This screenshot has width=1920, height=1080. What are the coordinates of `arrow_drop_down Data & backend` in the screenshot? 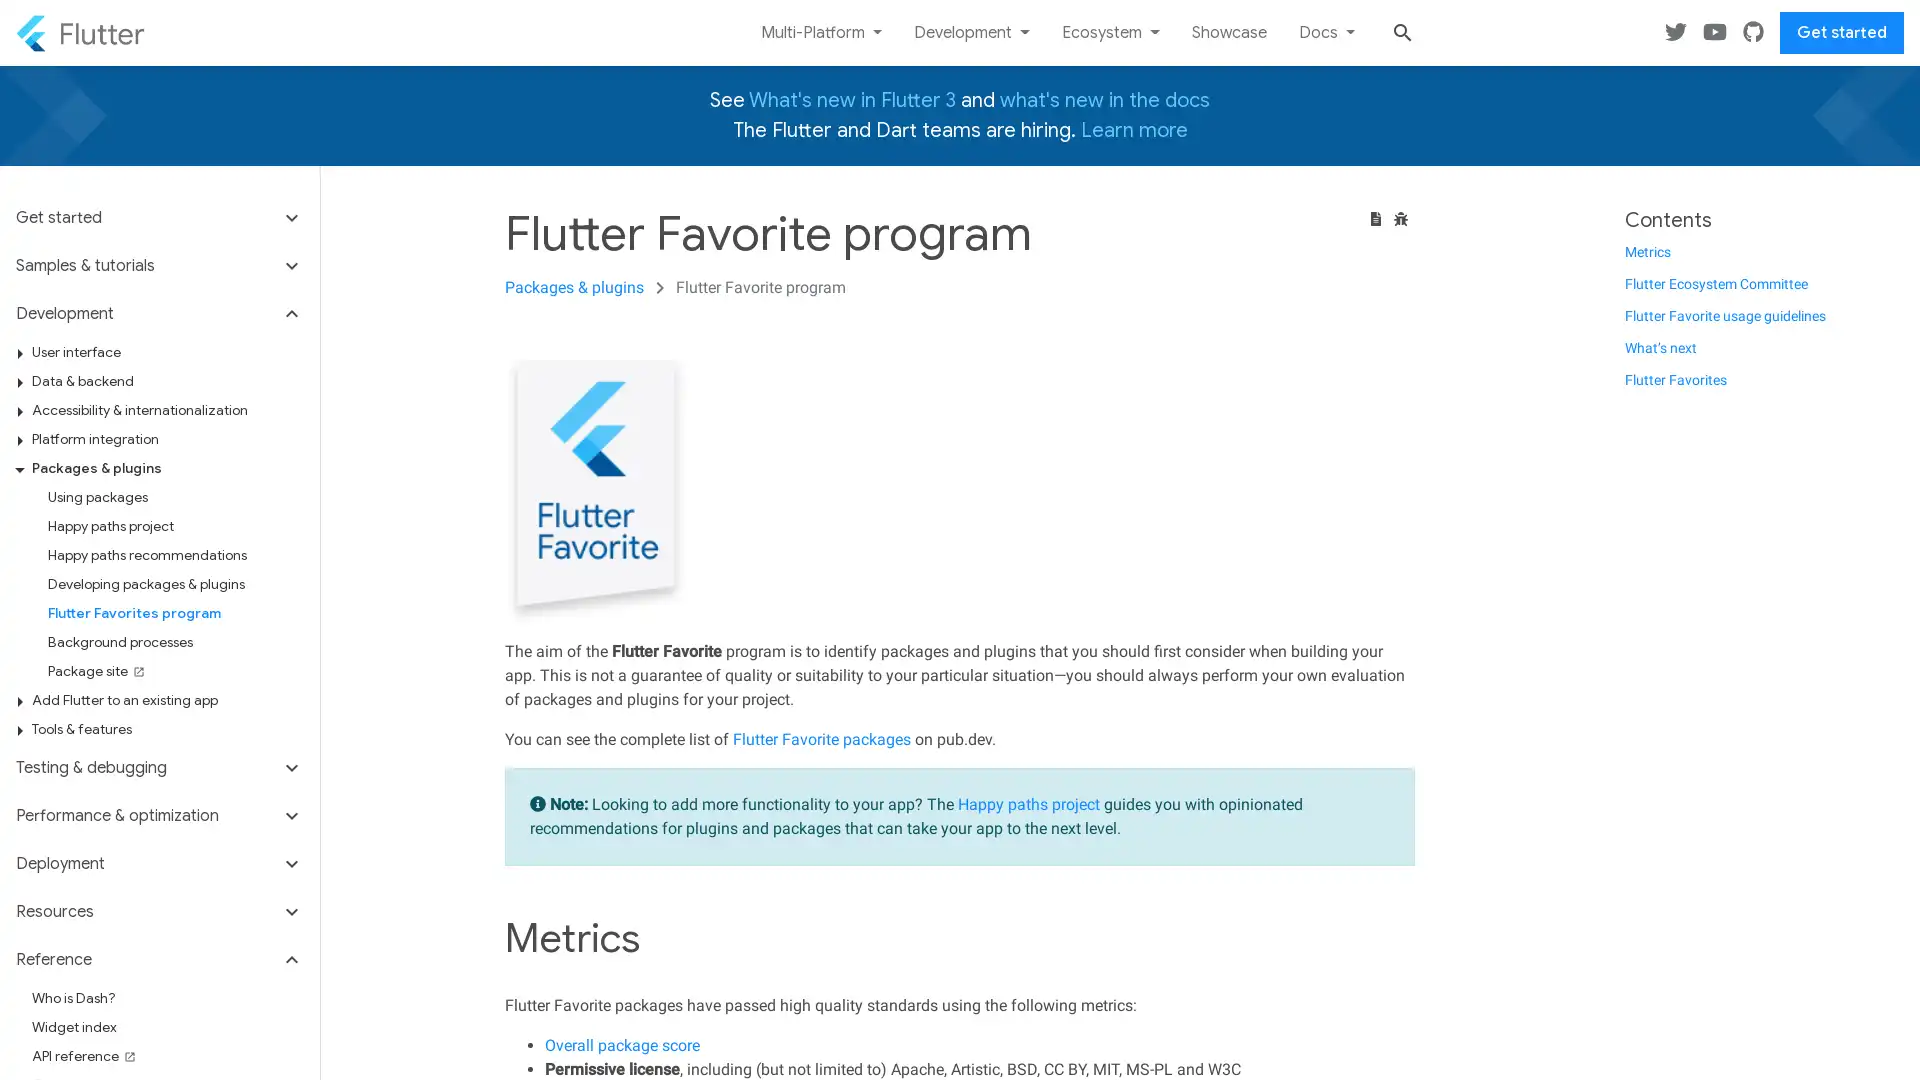 It's located at (167, 381).